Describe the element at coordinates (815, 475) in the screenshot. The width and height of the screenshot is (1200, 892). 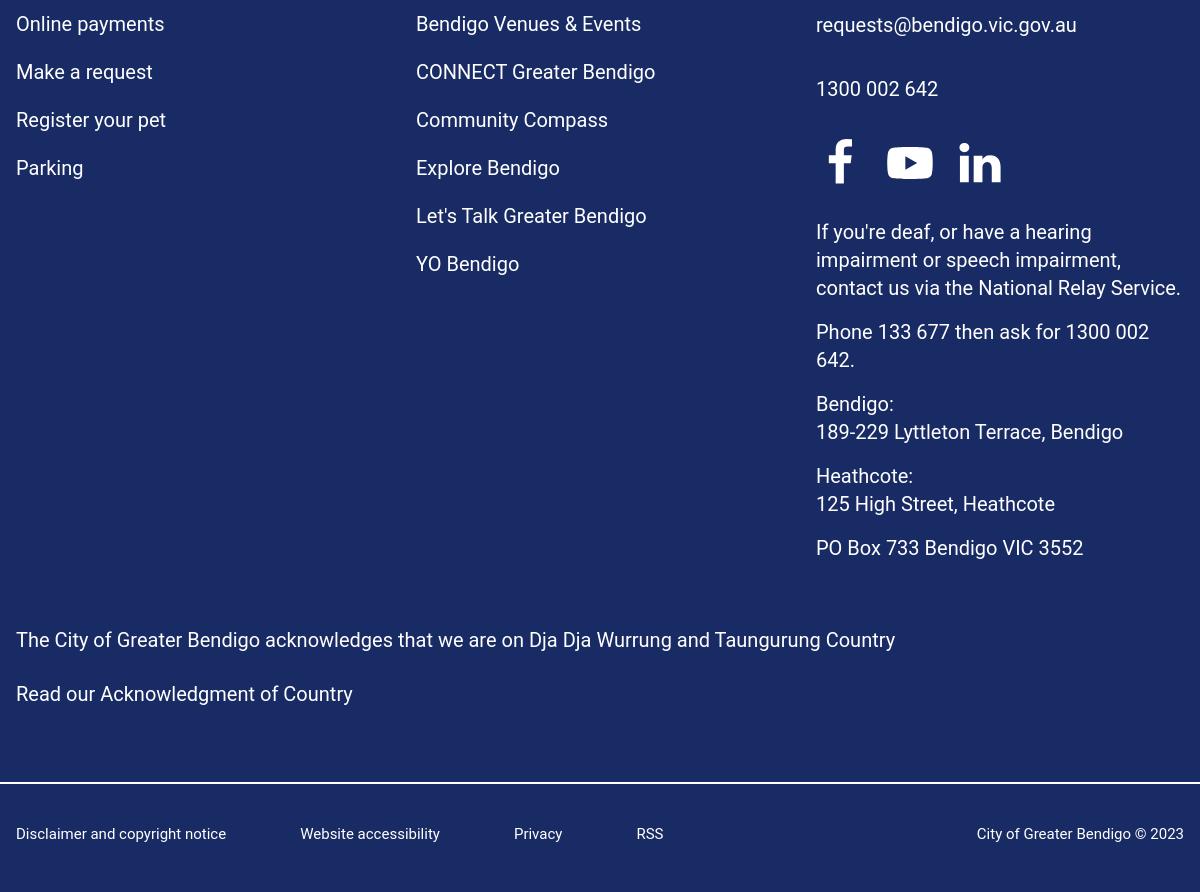
I see `'Heathcote:'` at that location.